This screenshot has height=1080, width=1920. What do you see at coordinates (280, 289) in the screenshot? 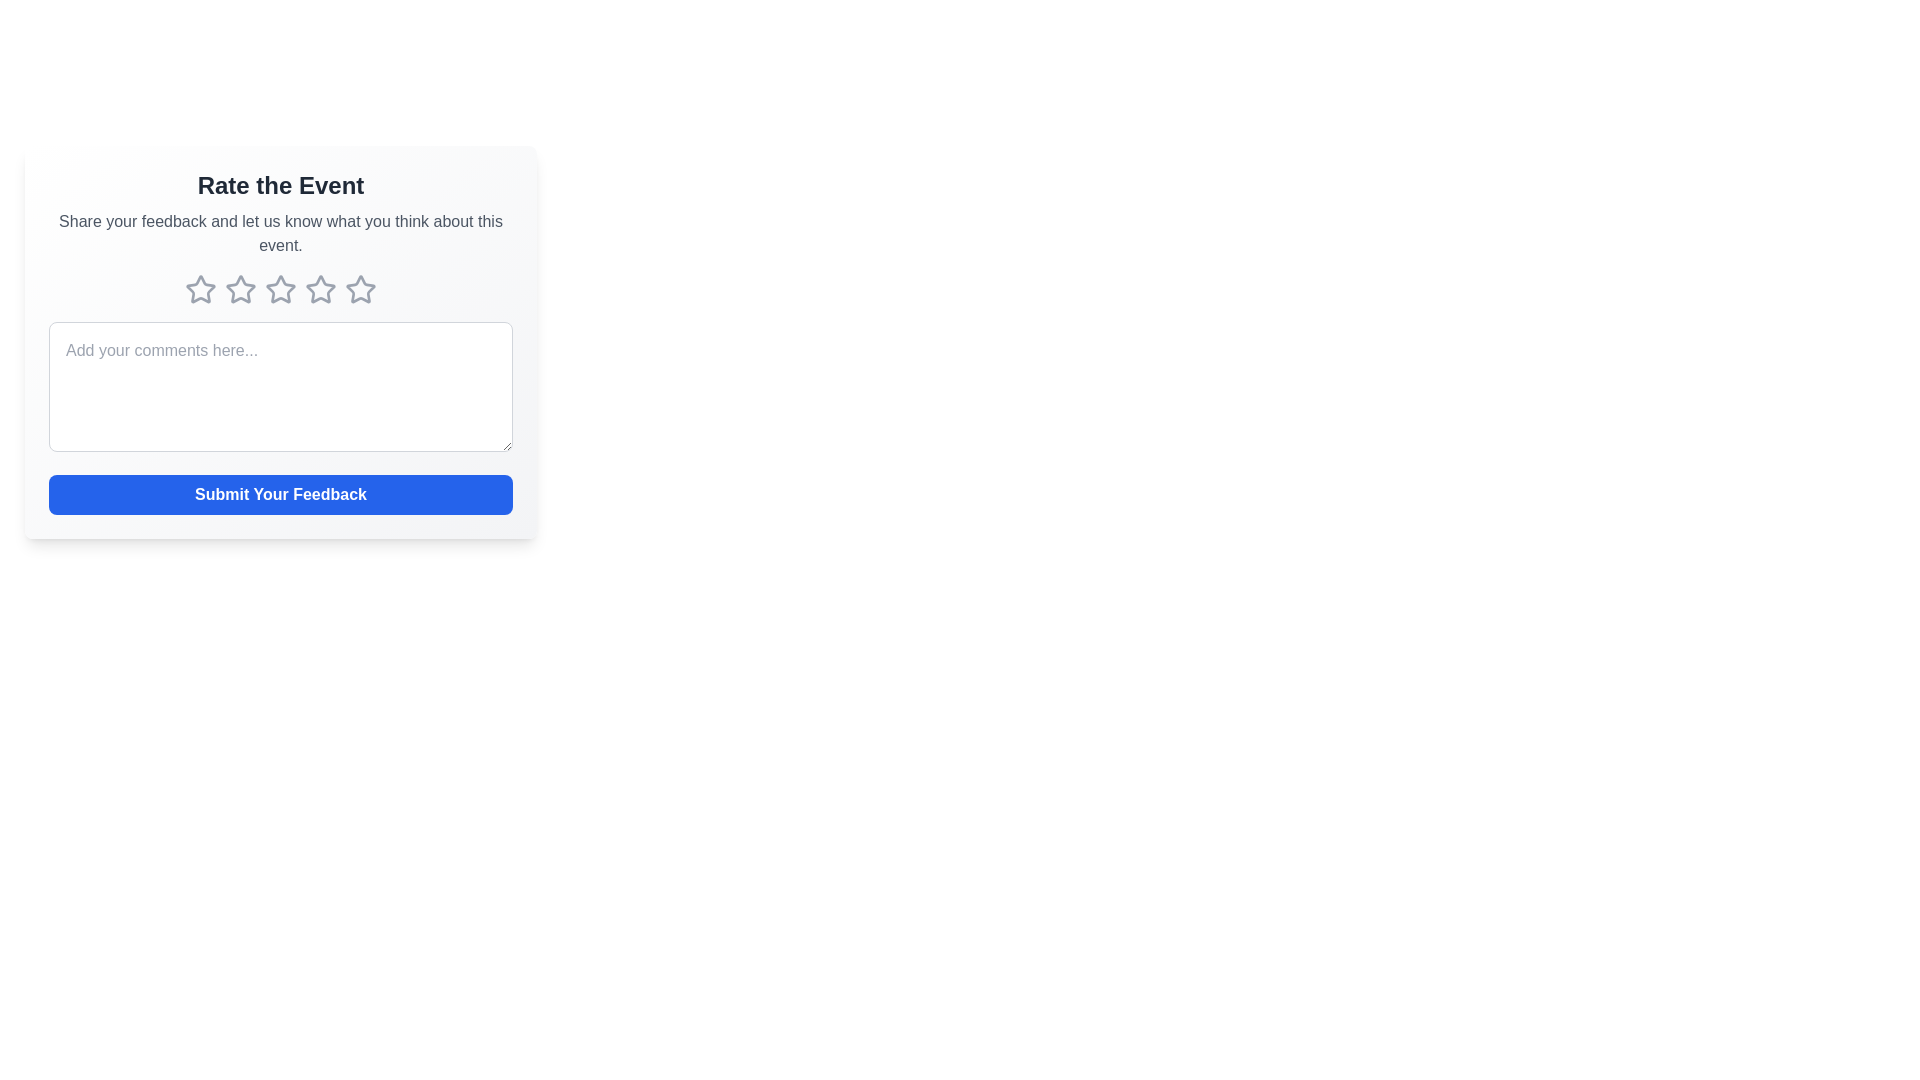
I see `the third star in the star rating component to set a rating for the event, which is located in the 'Rate the Event' section` at bounding box center [280, 289].